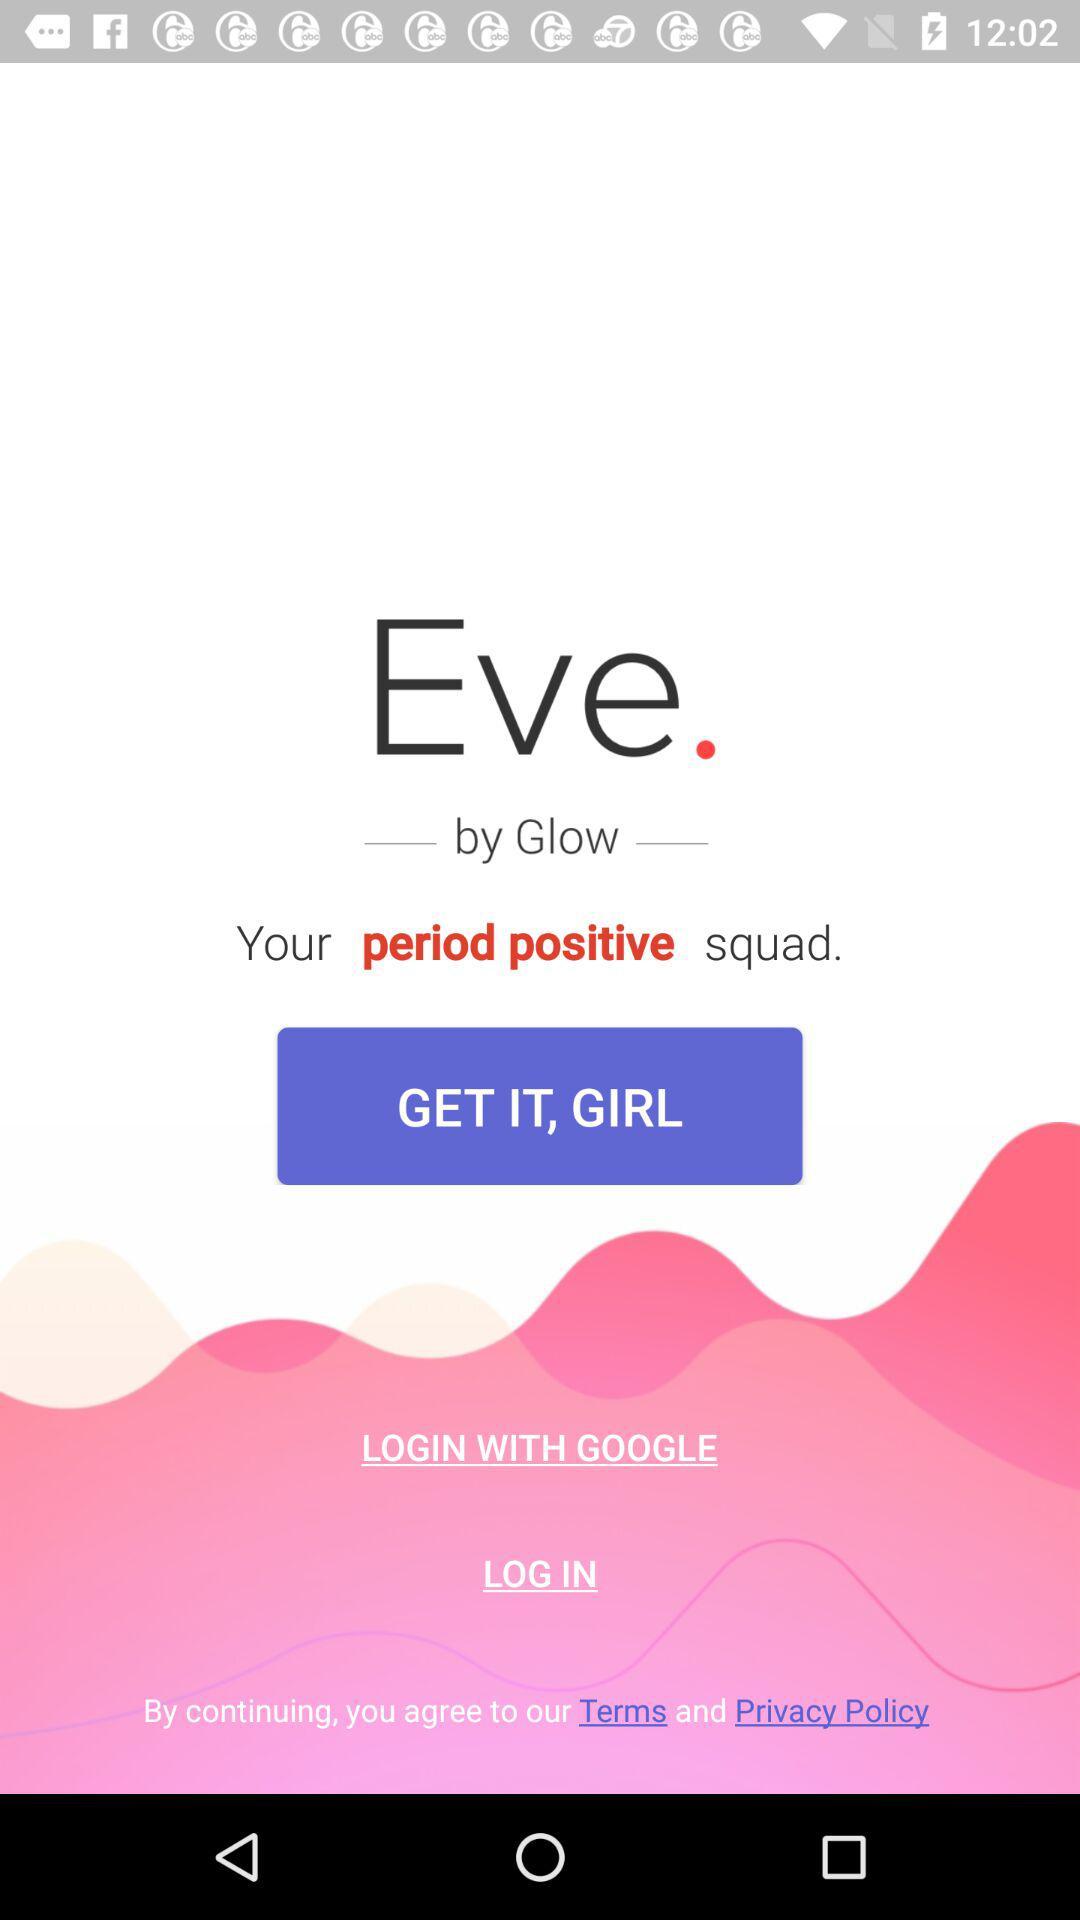  Describe the element at coordinates (538, 1446) in the screenshot. I see `the icon below the get it, girl item` at that location.